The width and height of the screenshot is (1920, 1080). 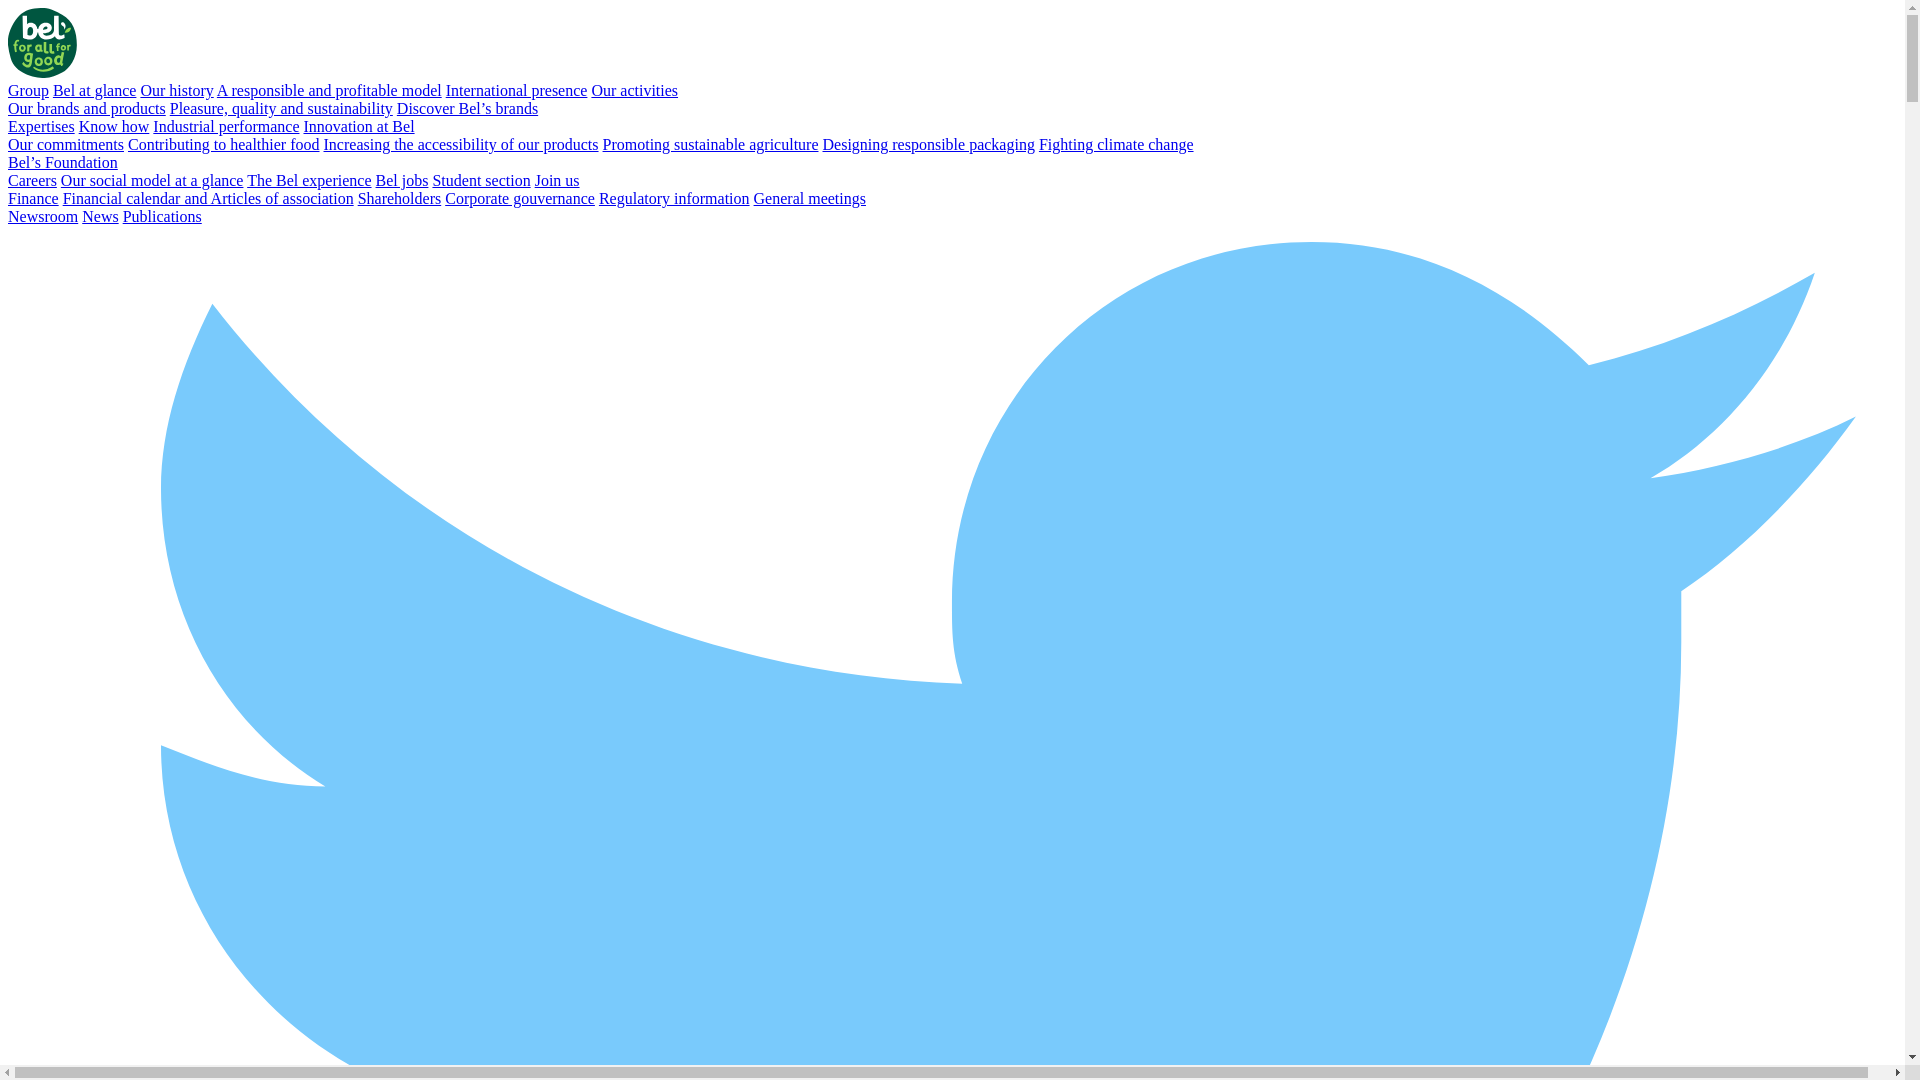 What do you see at coordinates (94, 90) in the screenshot?
I see `'Bel at glance'` at bounding box center [94, 90].